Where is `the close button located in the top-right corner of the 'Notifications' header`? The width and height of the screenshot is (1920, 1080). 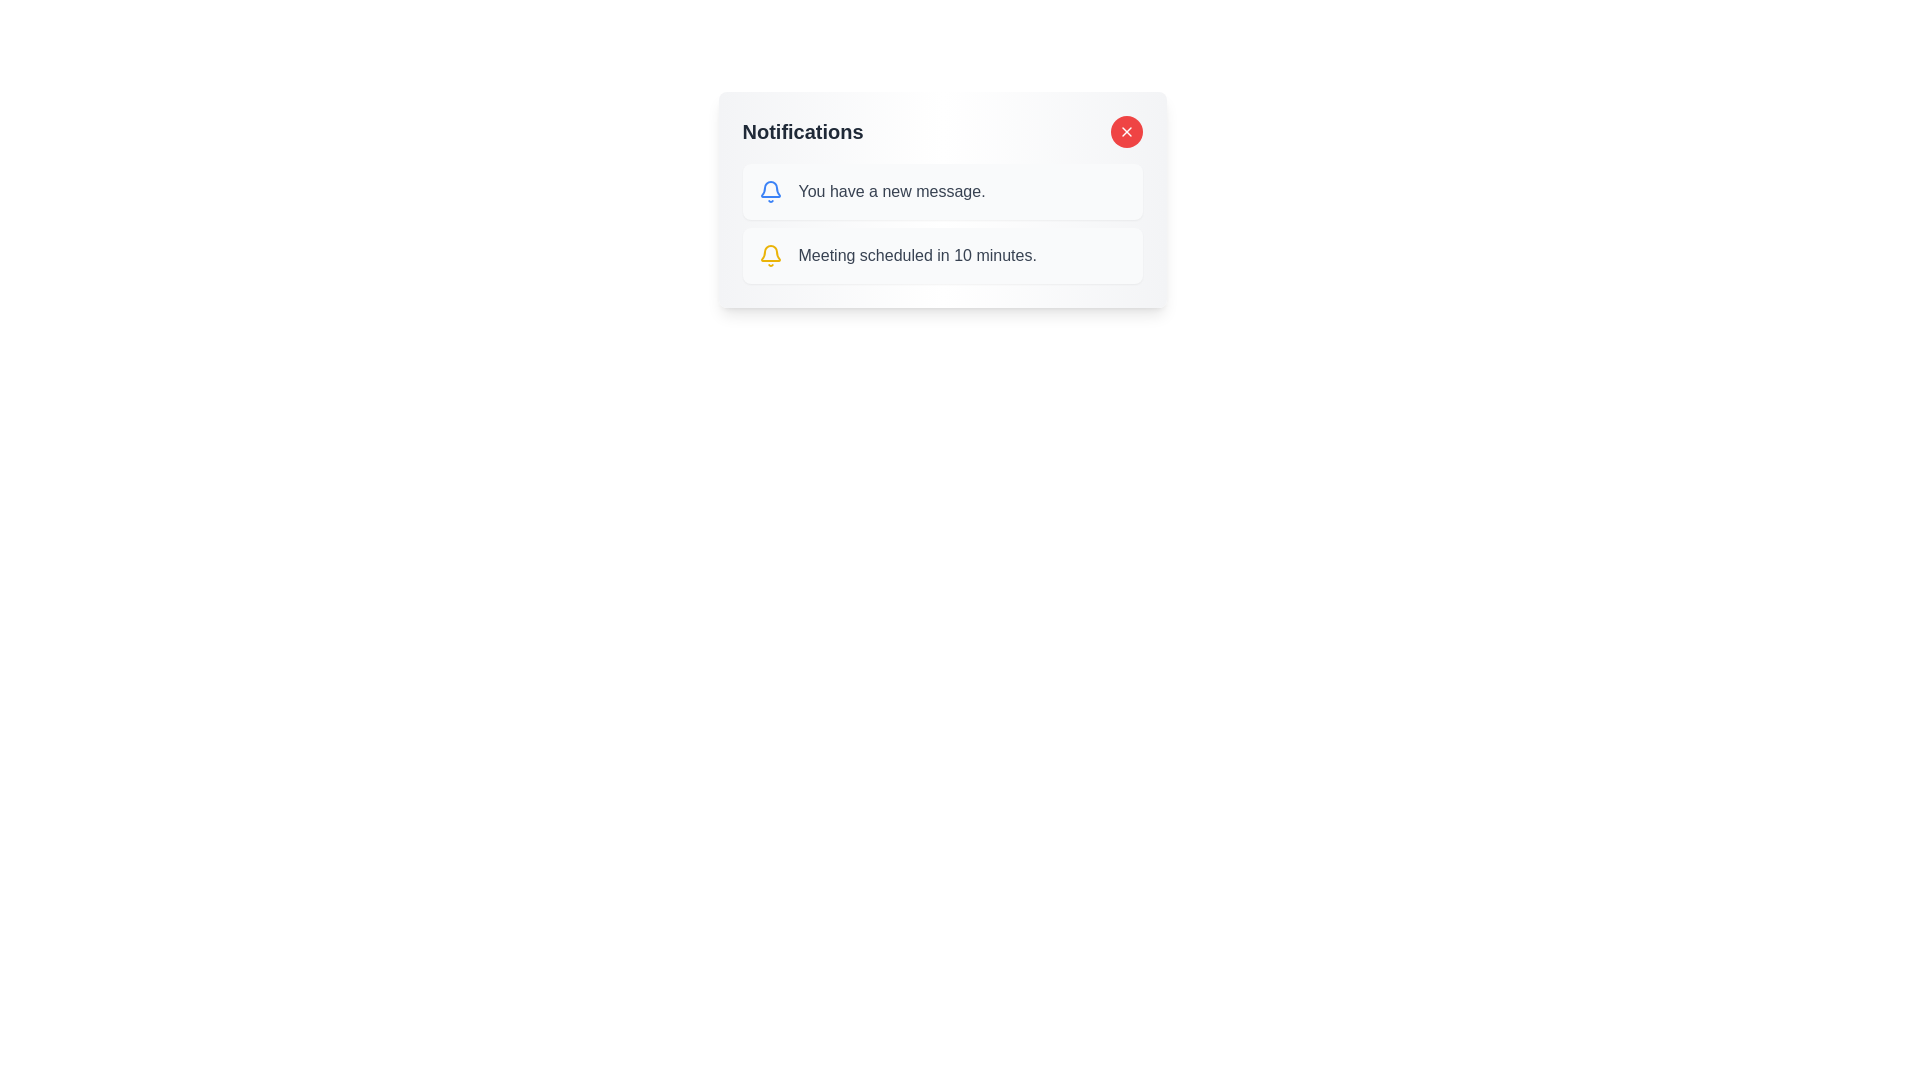
the close button located in the top-right corner of the 'Notifications' header is located at coordinates (1126, 131).